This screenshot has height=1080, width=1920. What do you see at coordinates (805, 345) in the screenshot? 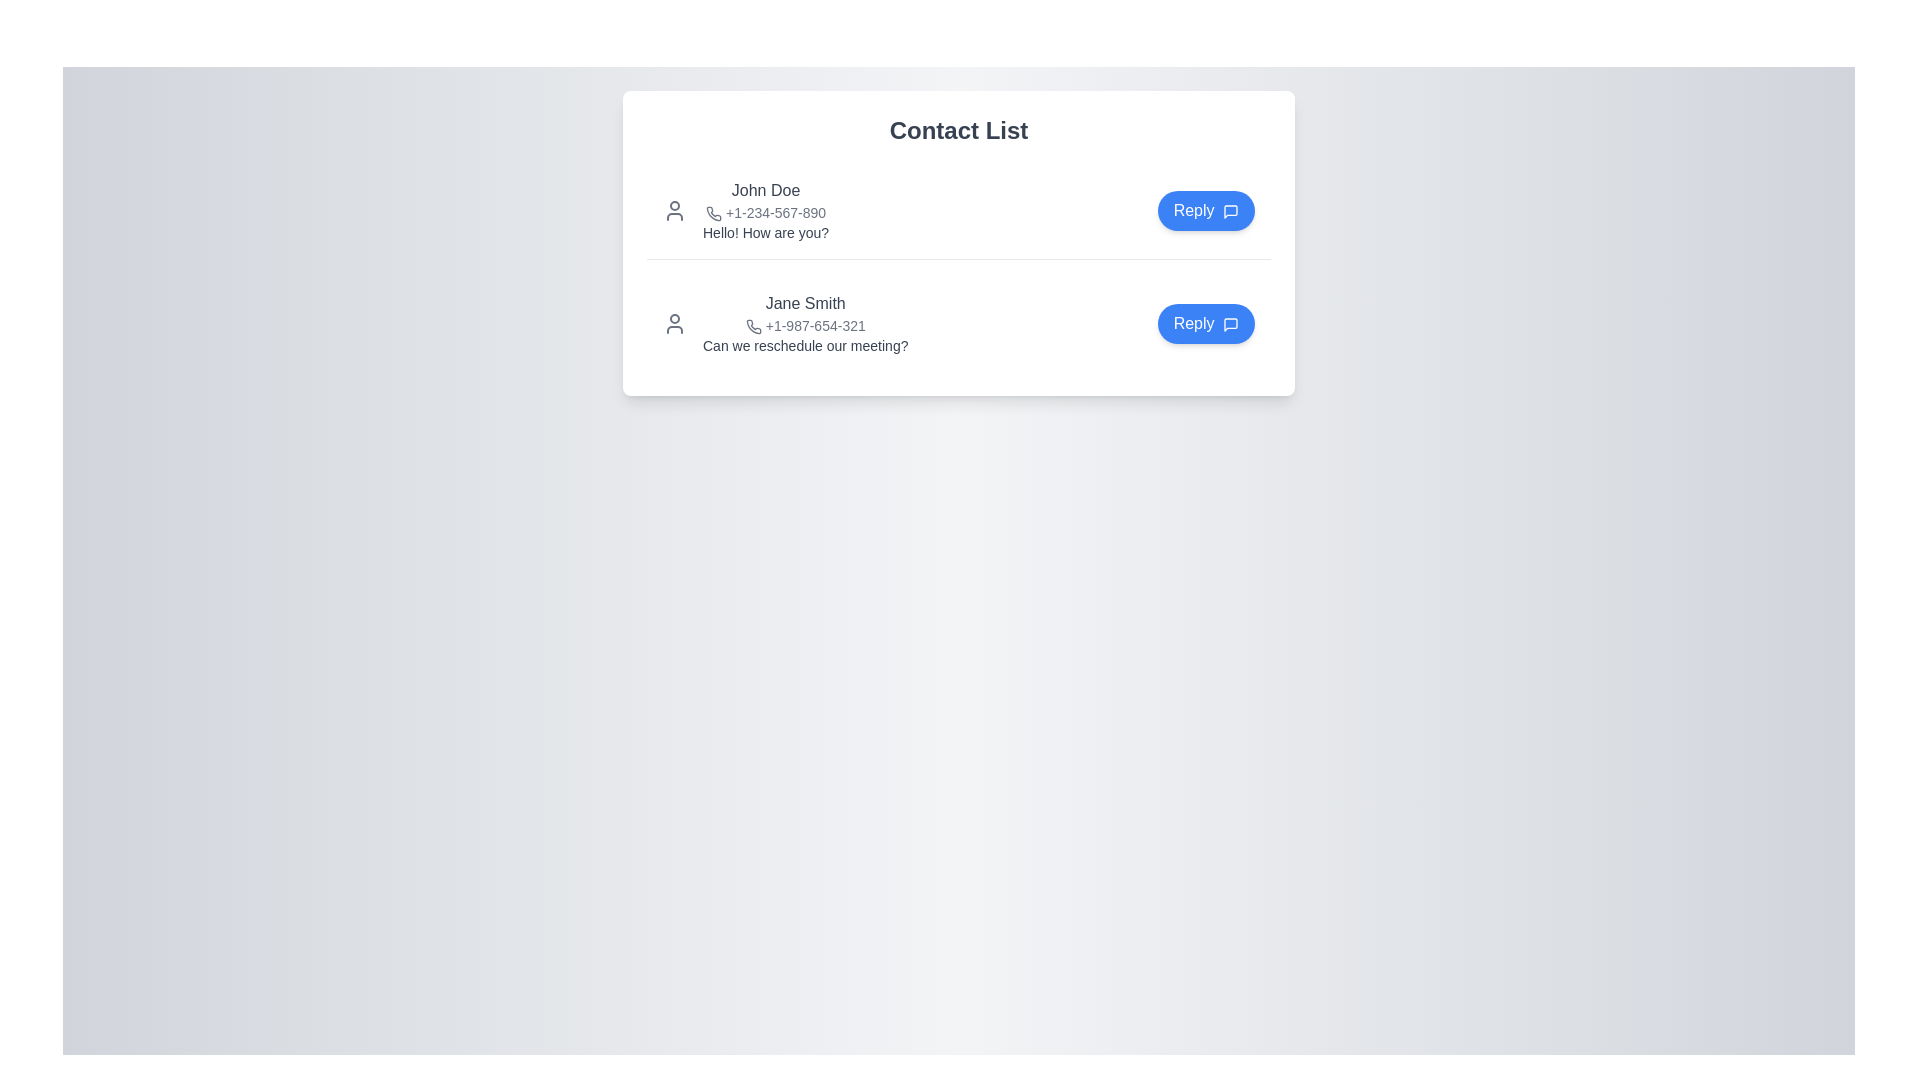
I see `text content displayed in the Text Display element associated with the contact Jane Smith, located beneath the subtitle line '+1-987-654-321'` at bounding box center [805, 345].